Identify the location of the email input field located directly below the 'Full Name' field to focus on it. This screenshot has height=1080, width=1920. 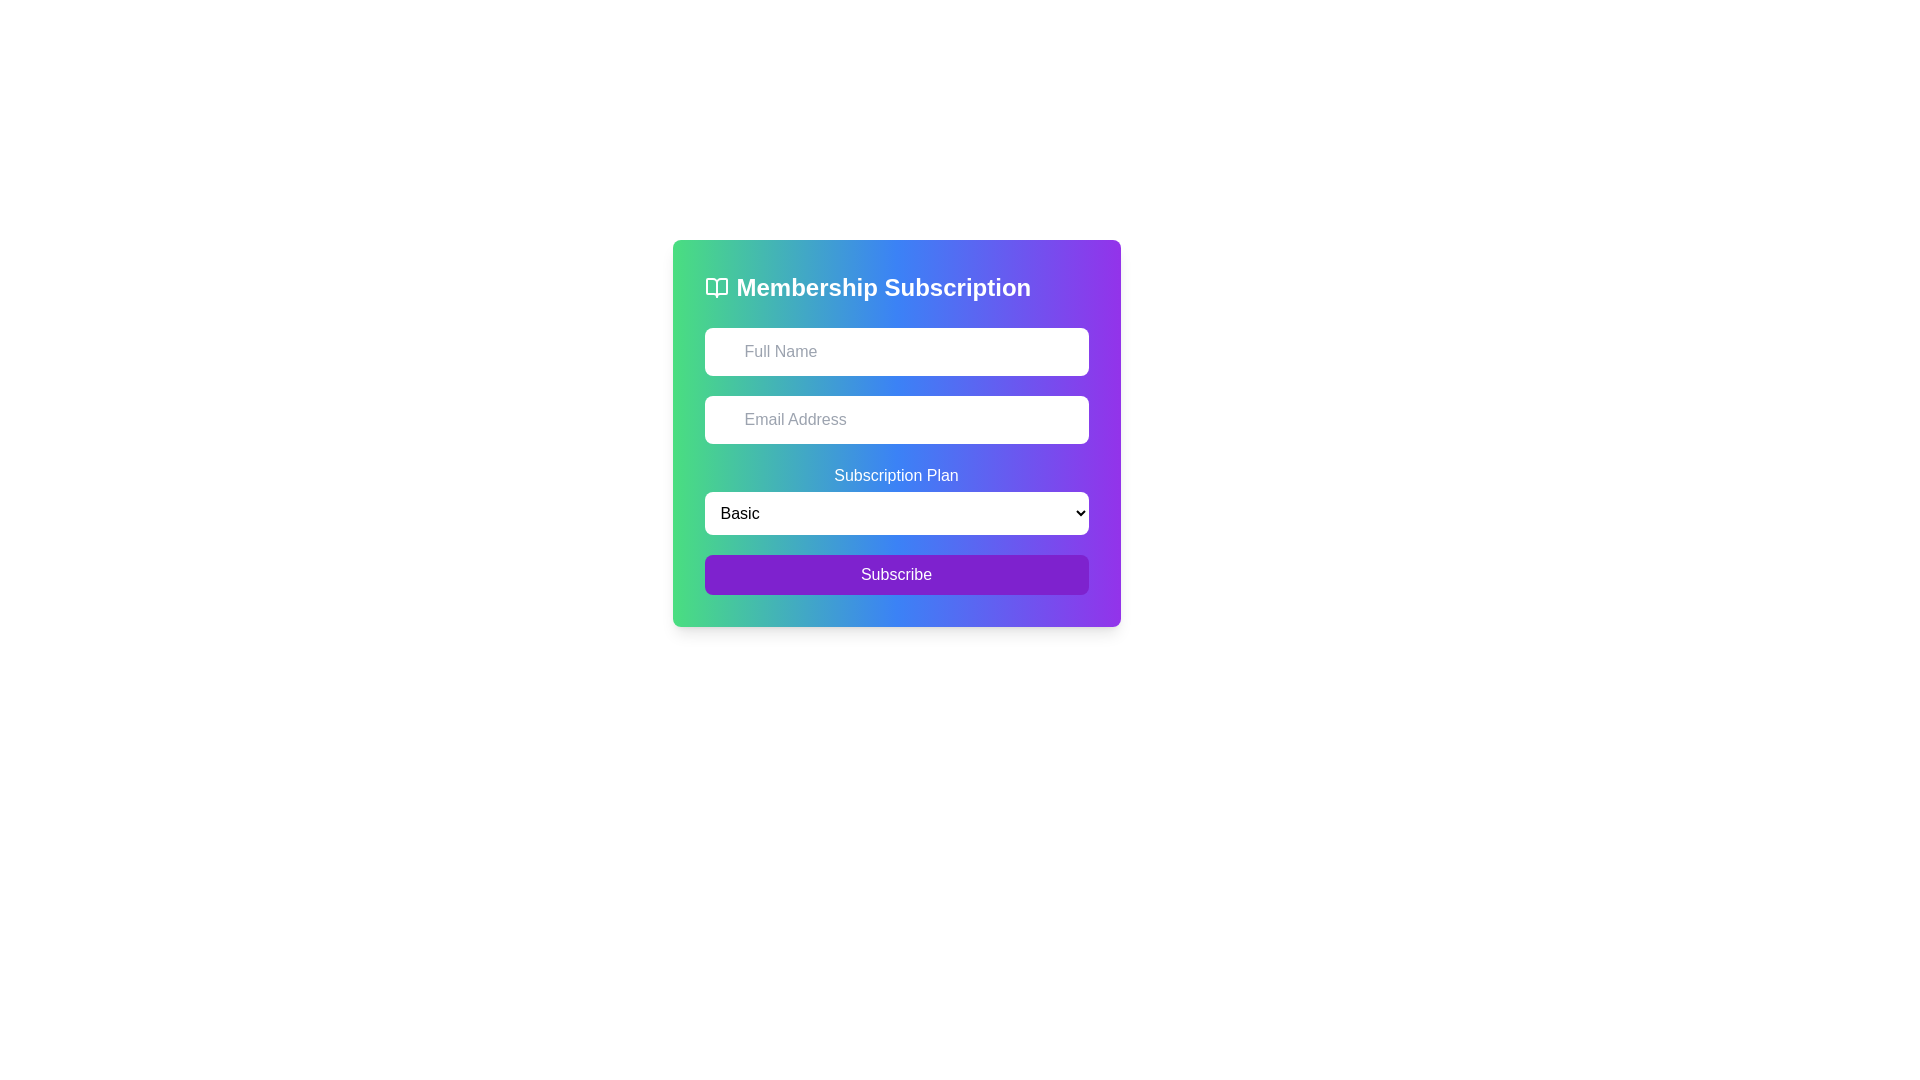
(895, 419).